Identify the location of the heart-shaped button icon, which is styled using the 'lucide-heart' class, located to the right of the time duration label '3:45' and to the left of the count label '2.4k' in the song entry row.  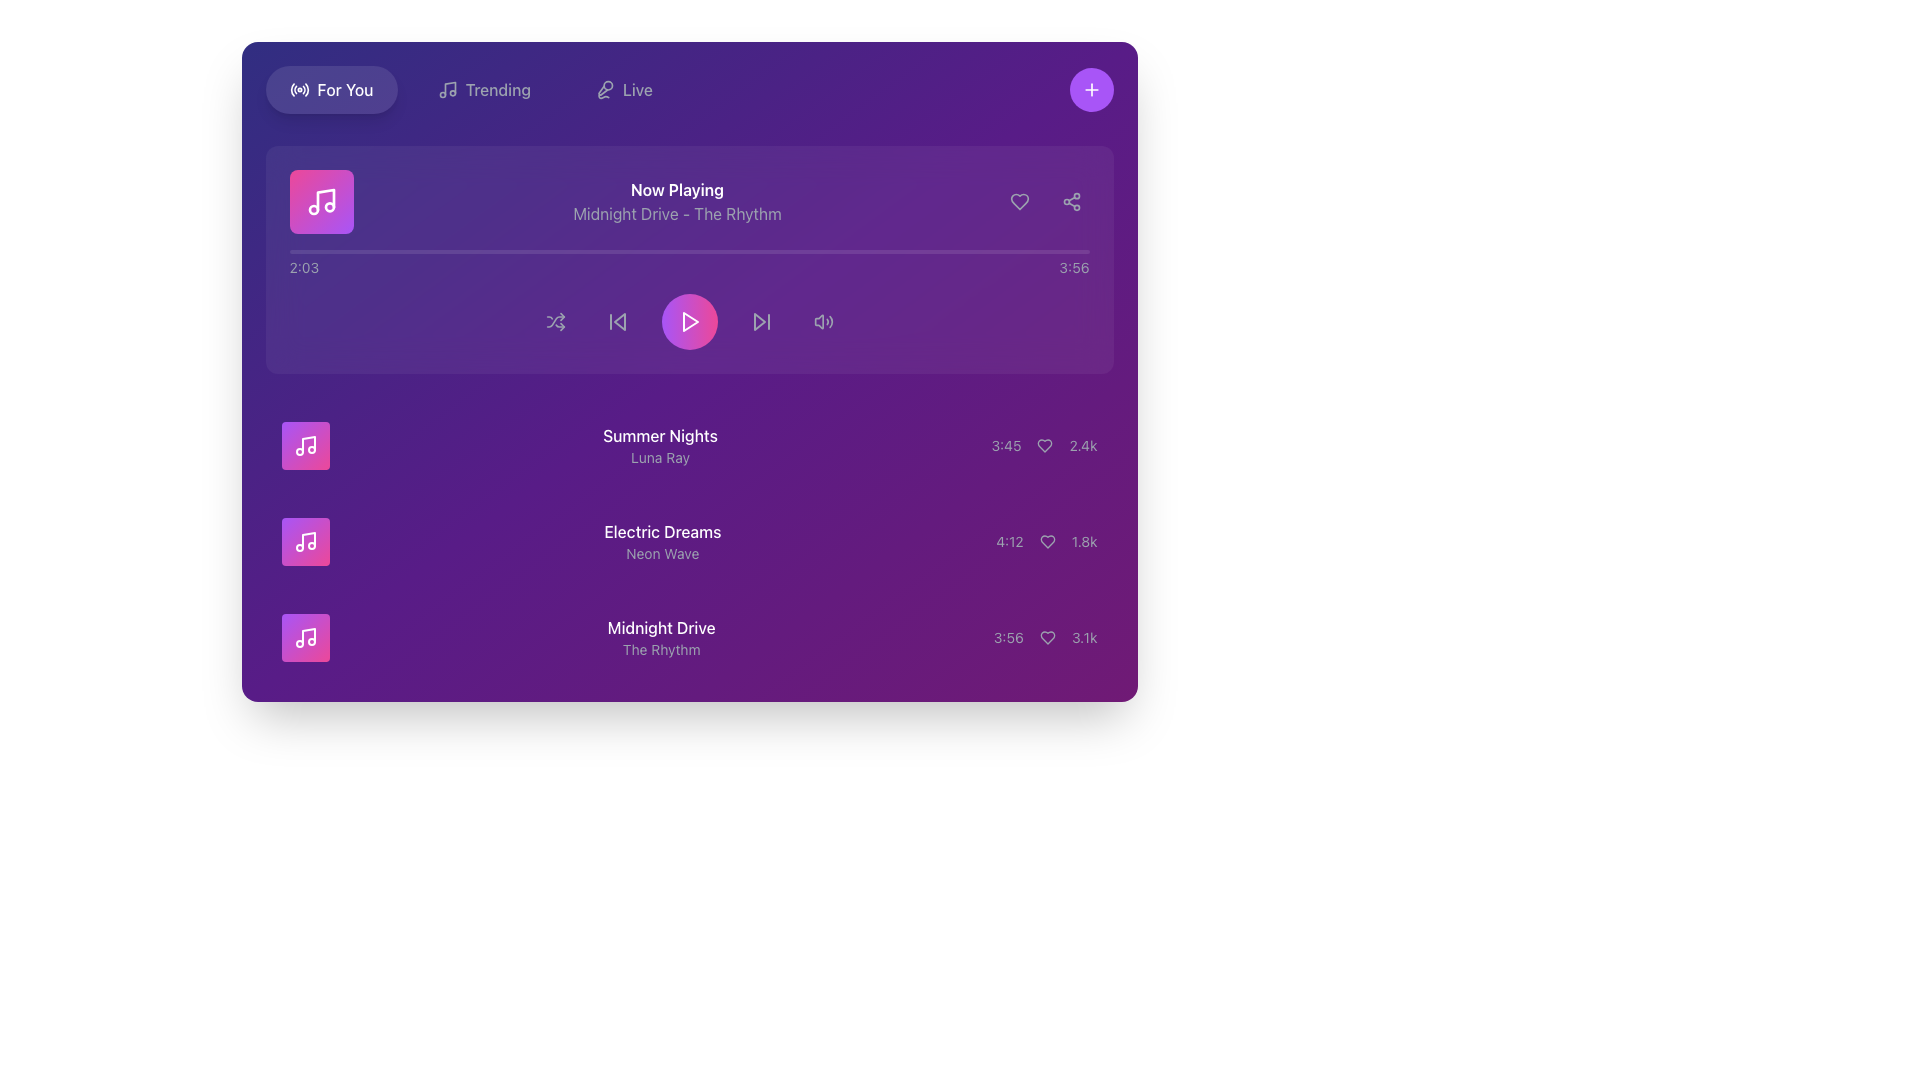
(1044, 445).